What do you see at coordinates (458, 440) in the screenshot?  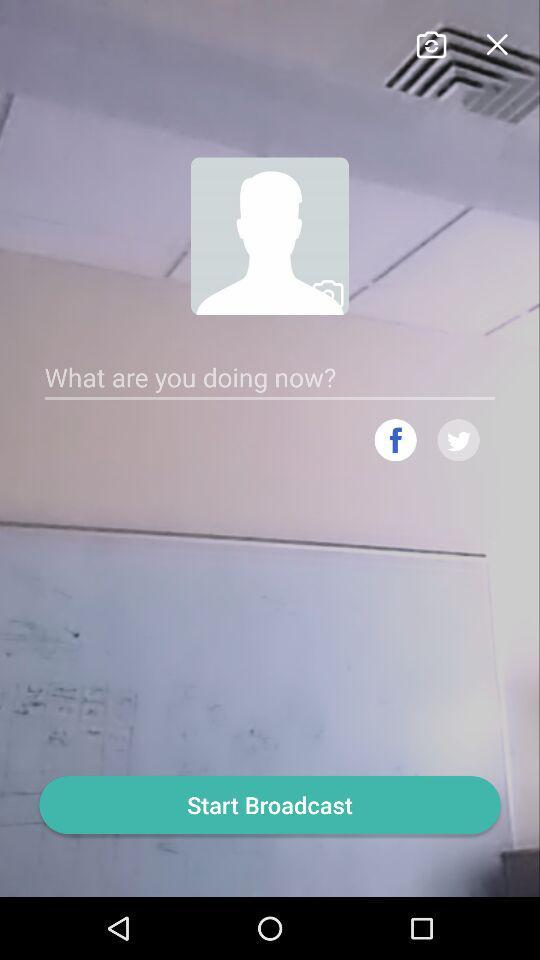 I see `link twitter` at bounding box center [458, 440].